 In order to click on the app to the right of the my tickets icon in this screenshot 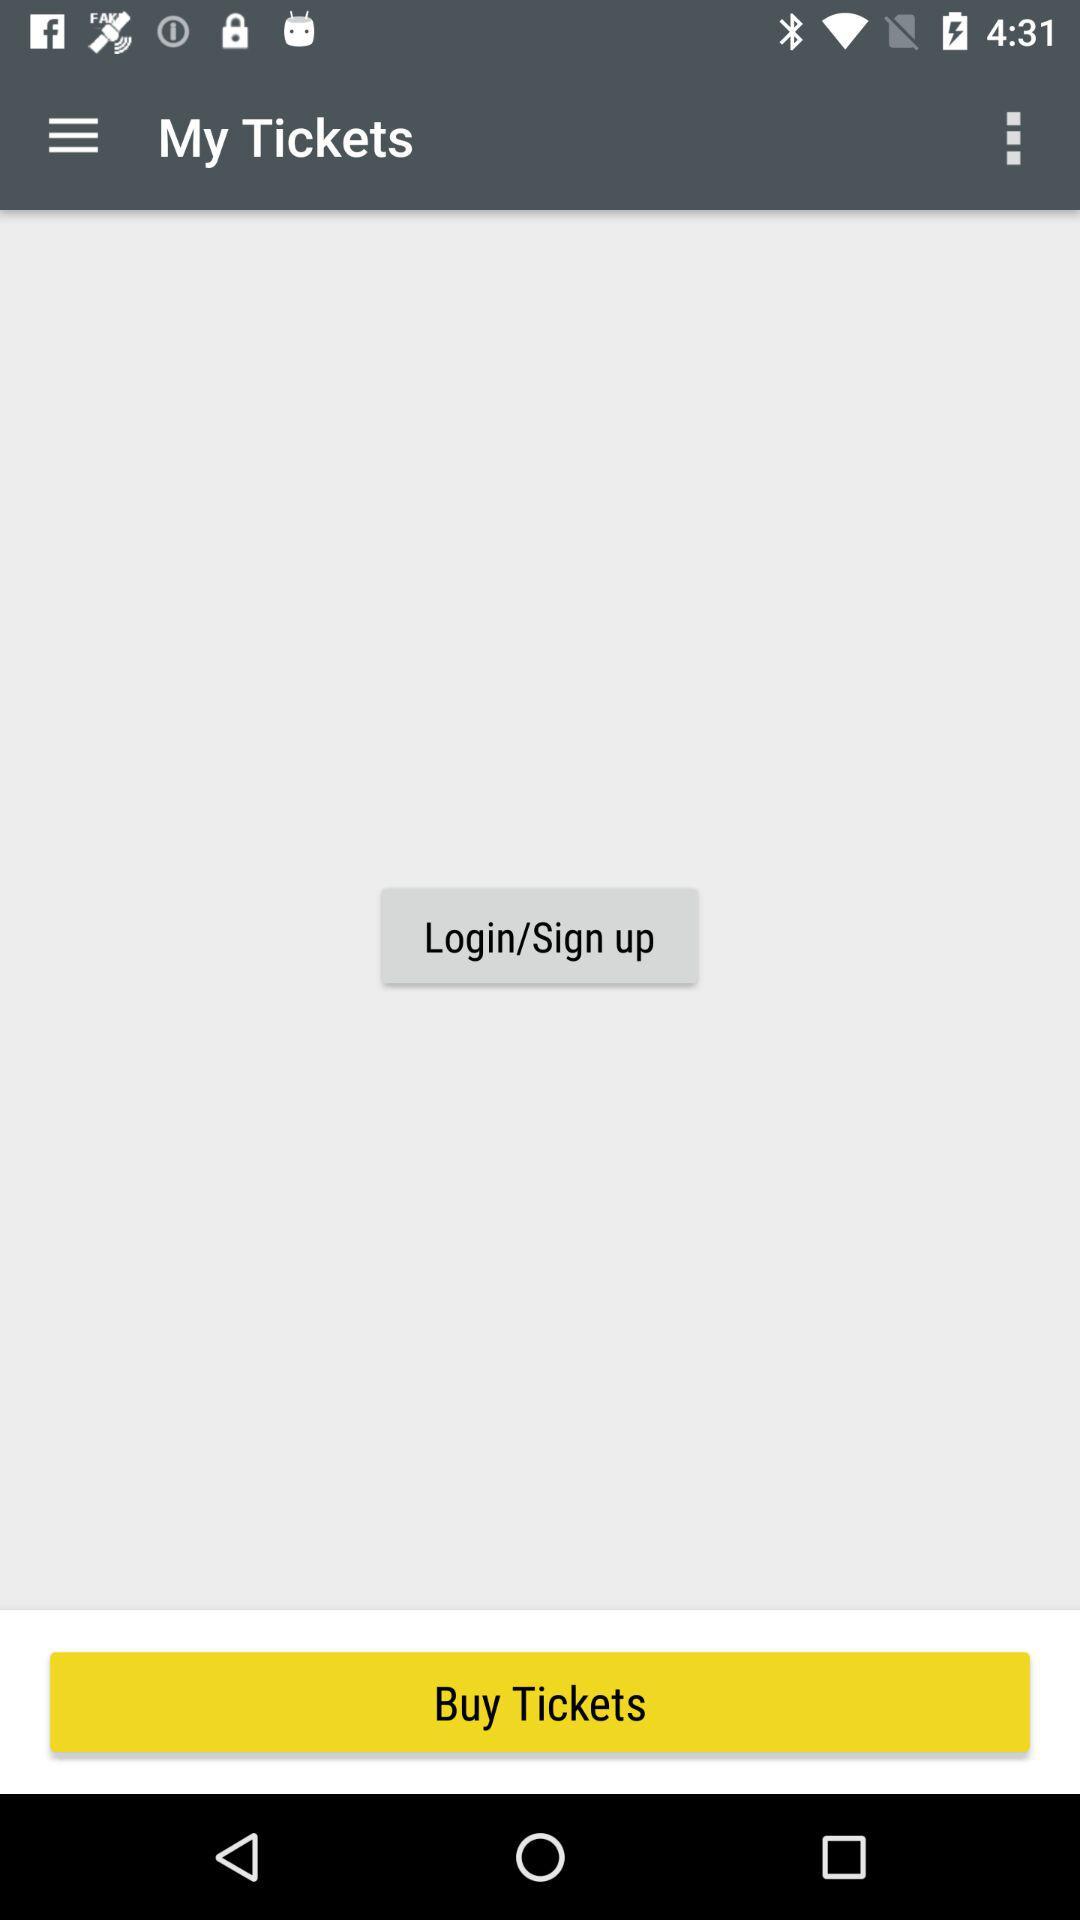, I will do `click(1017, 135)`.